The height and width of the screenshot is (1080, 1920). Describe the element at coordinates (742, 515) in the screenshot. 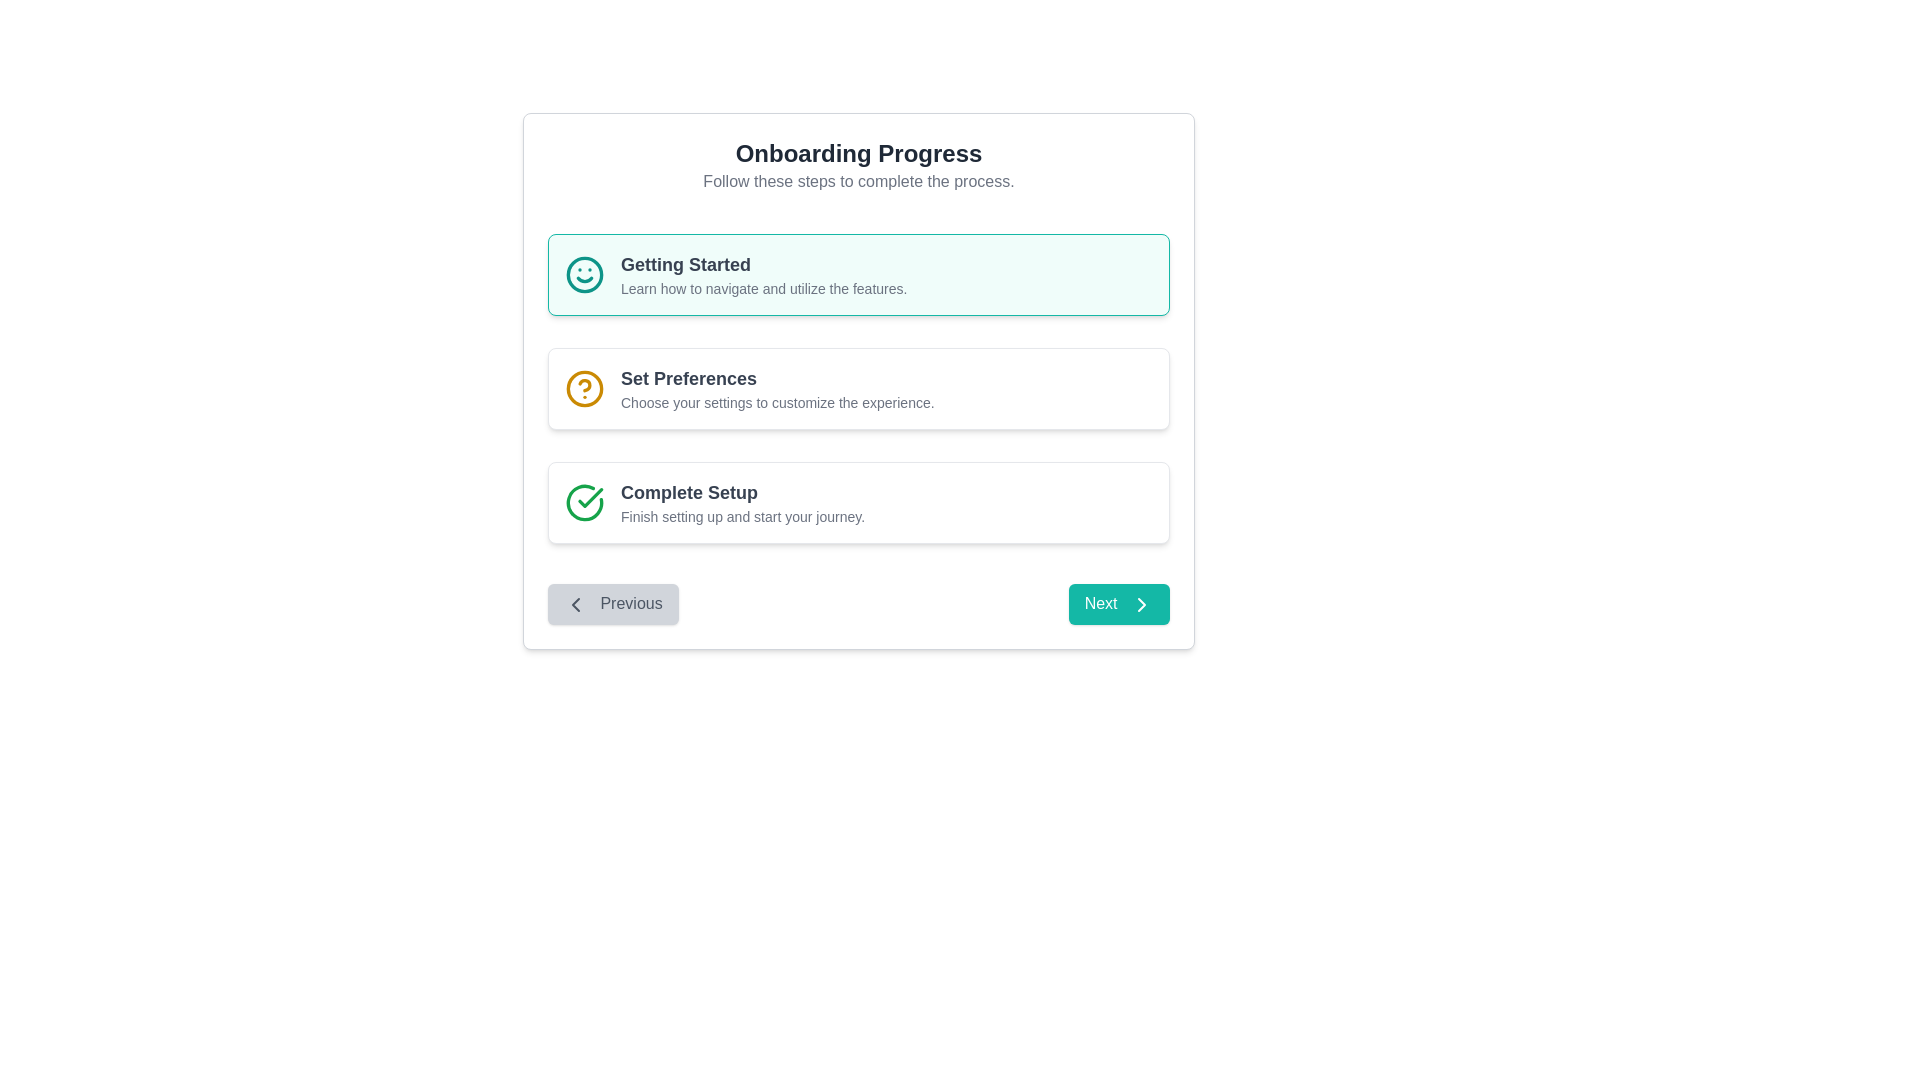

I see `the static text label that reads 'Finish setting up and start your journey.', which is styled in a smaller gray font and located directly below the 'Complete Setup' headline` at that location.